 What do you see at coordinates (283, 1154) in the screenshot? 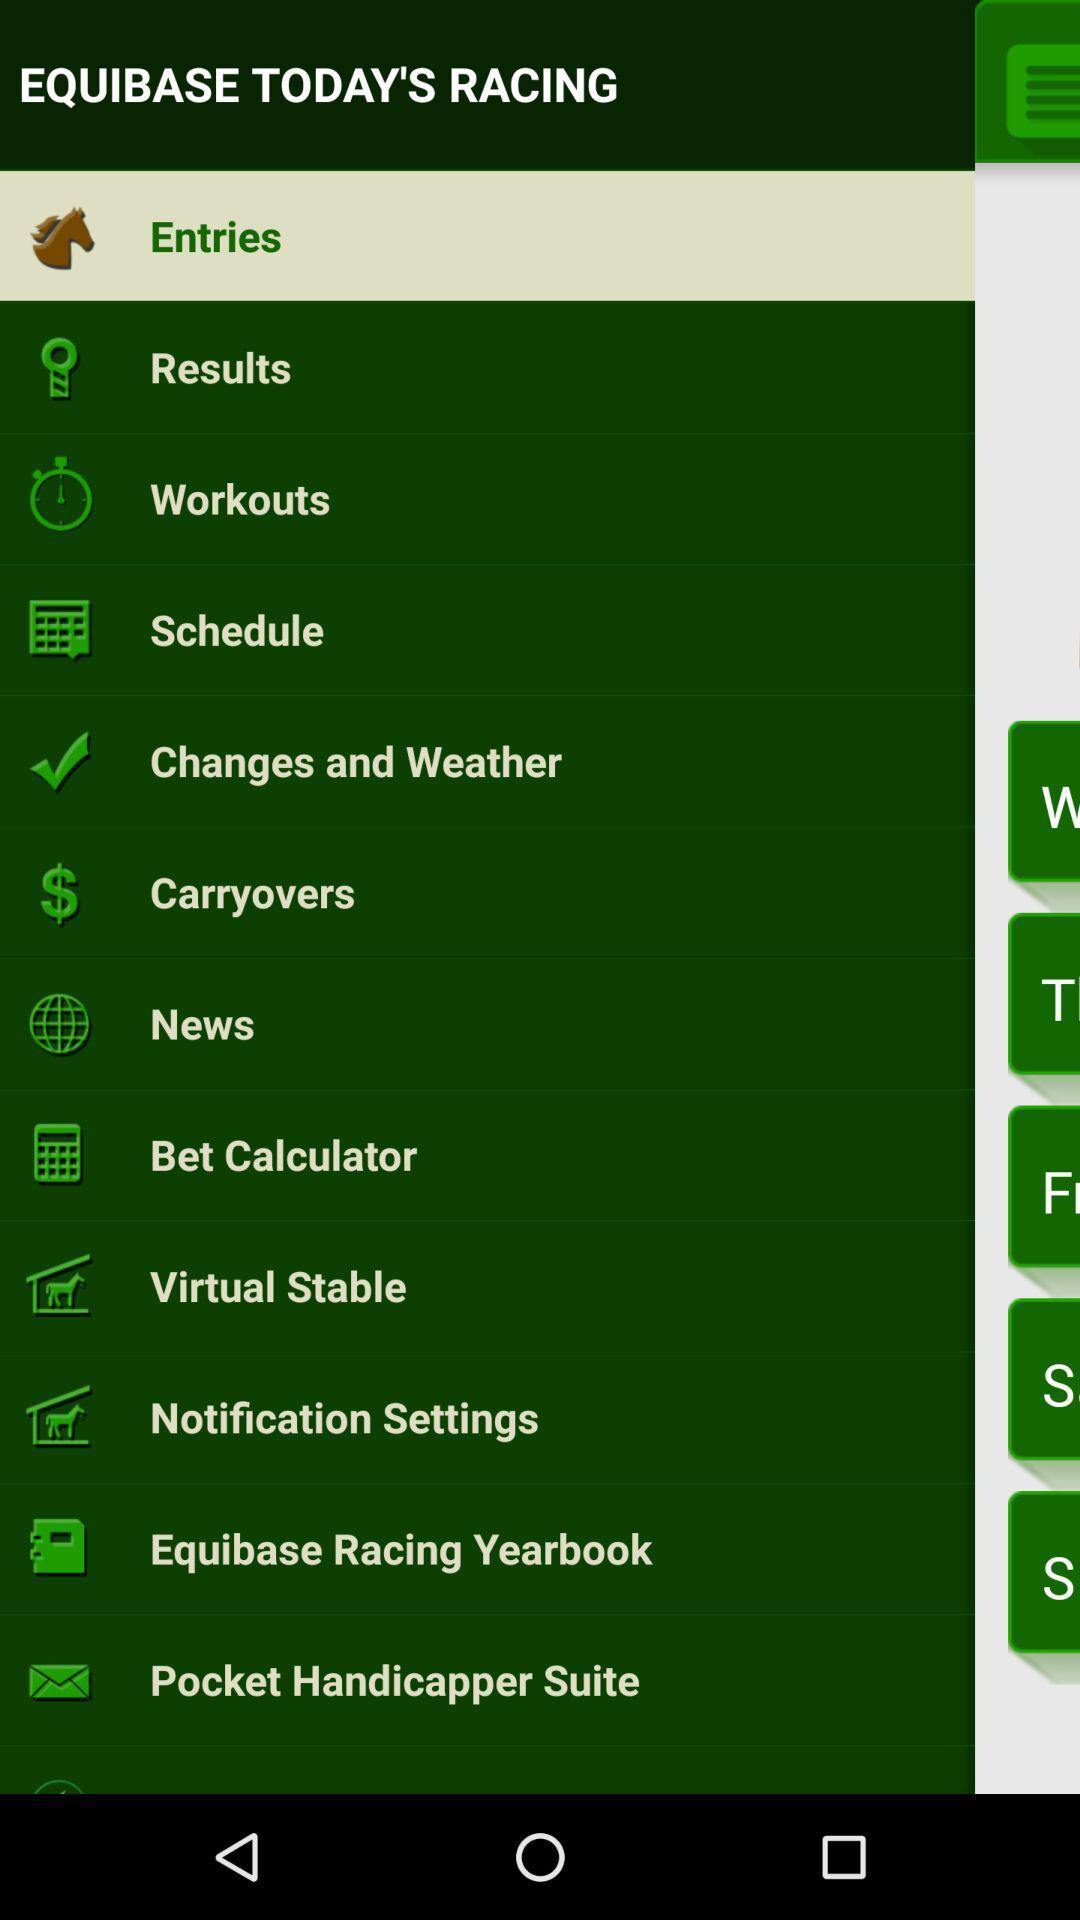
I see `the bet calculator icon` at bounding box center [283, 1154].